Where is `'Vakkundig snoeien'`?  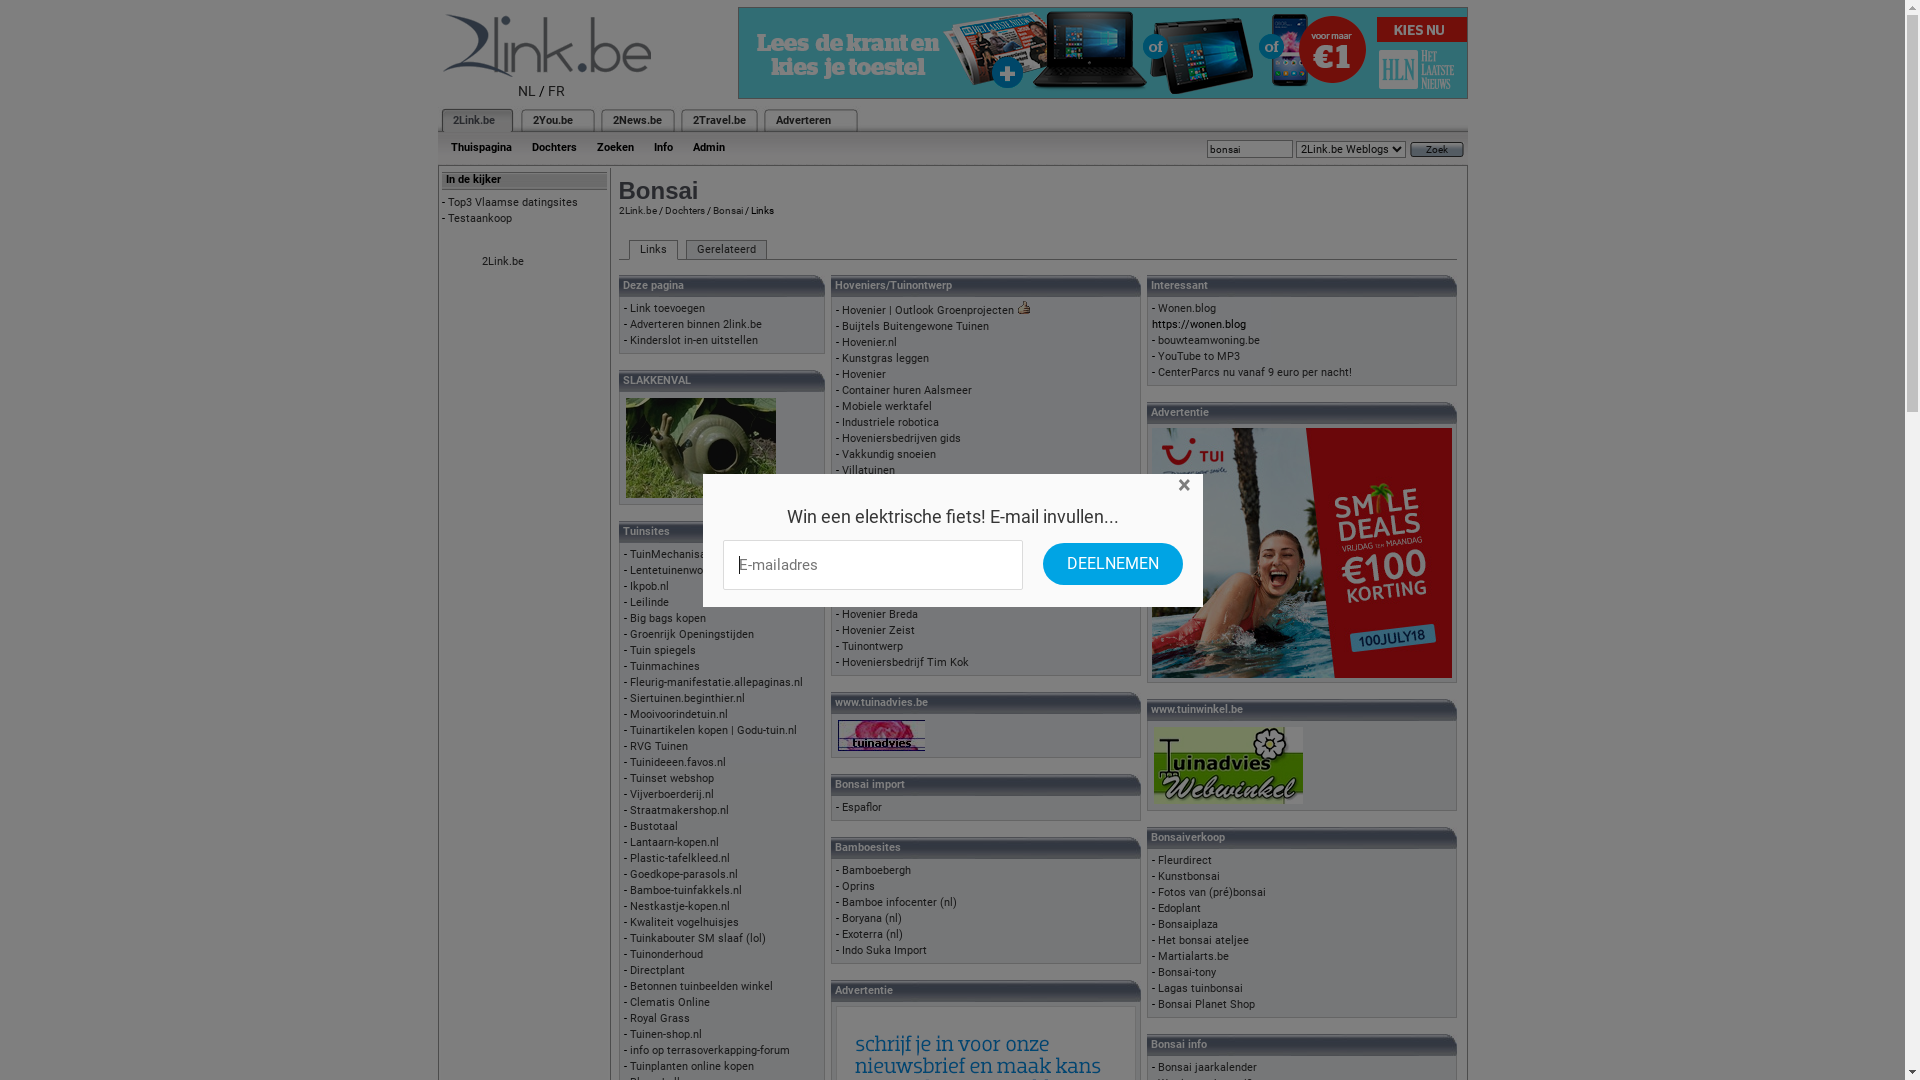
'Vakkundig snoeien' is located at coordinates (887, 454).